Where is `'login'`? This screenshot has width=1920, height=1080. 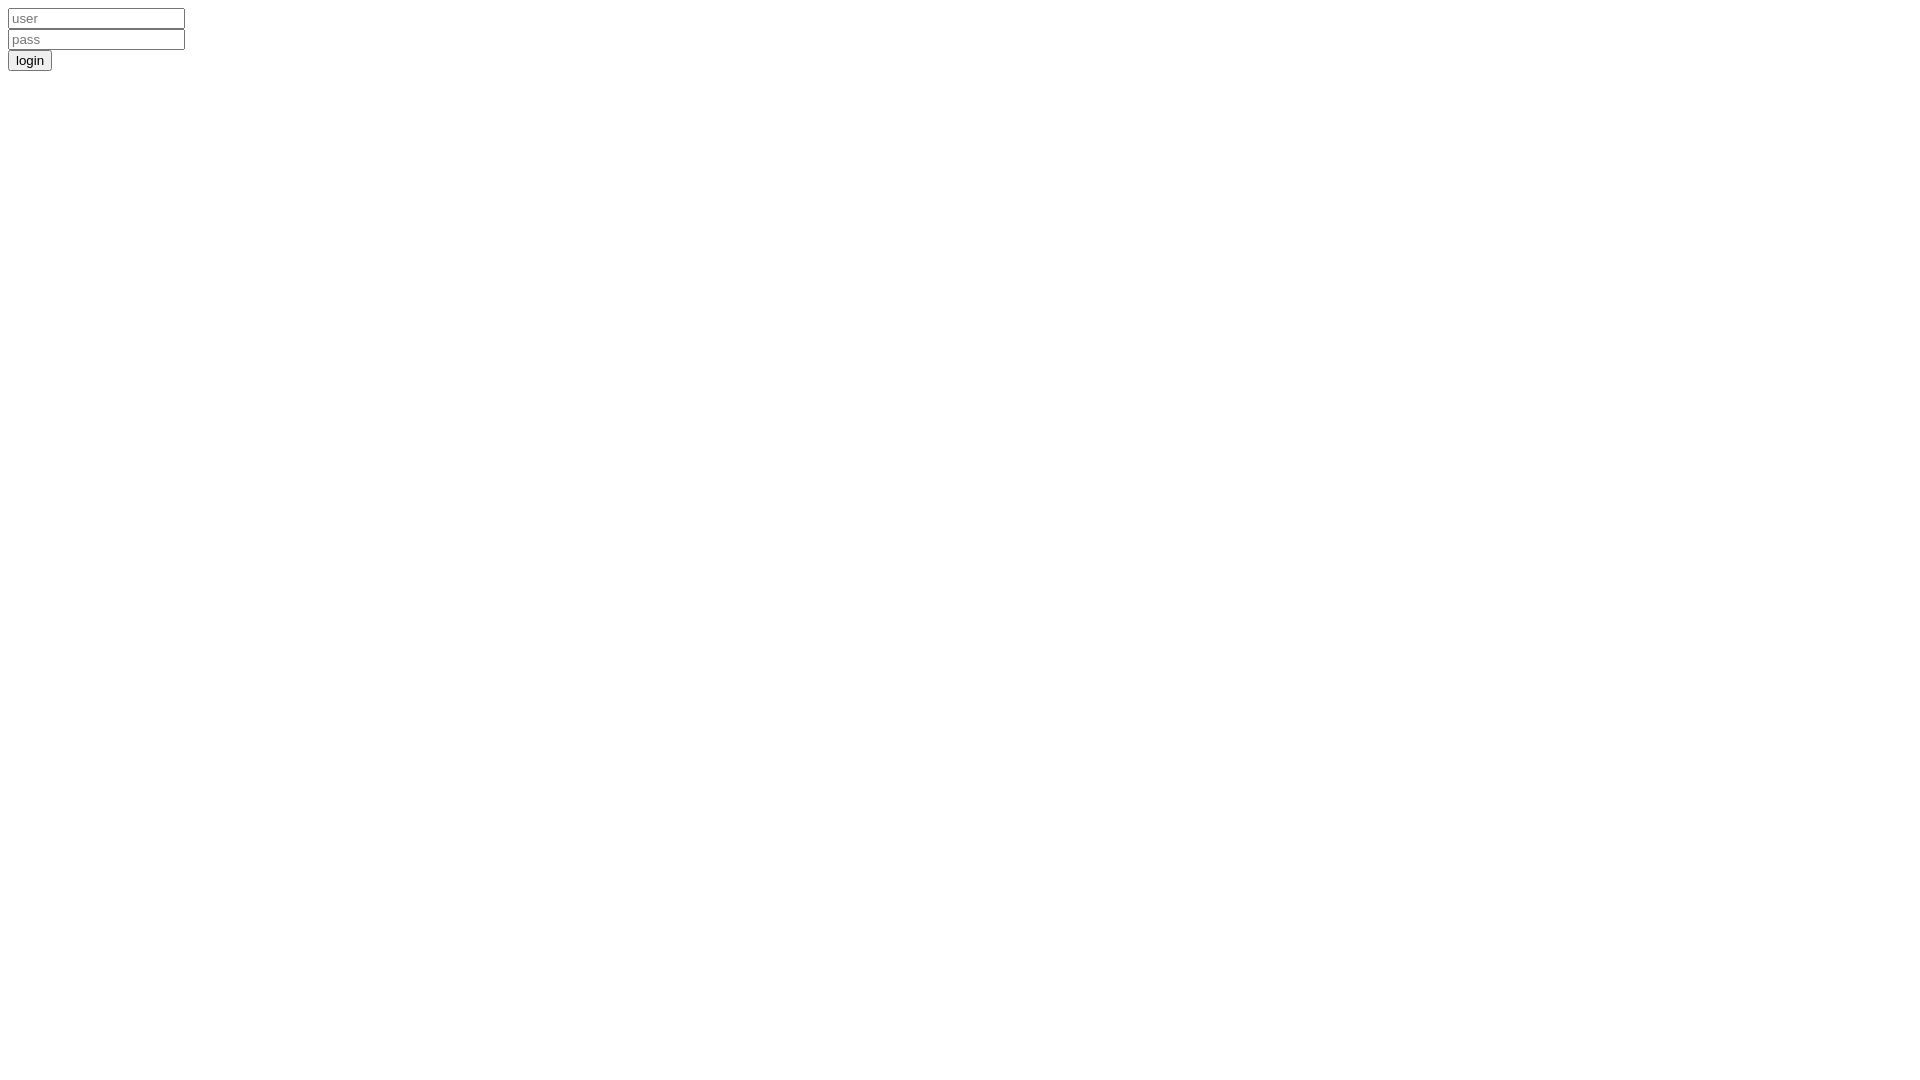 'login' is located at coordinates (29, 59).